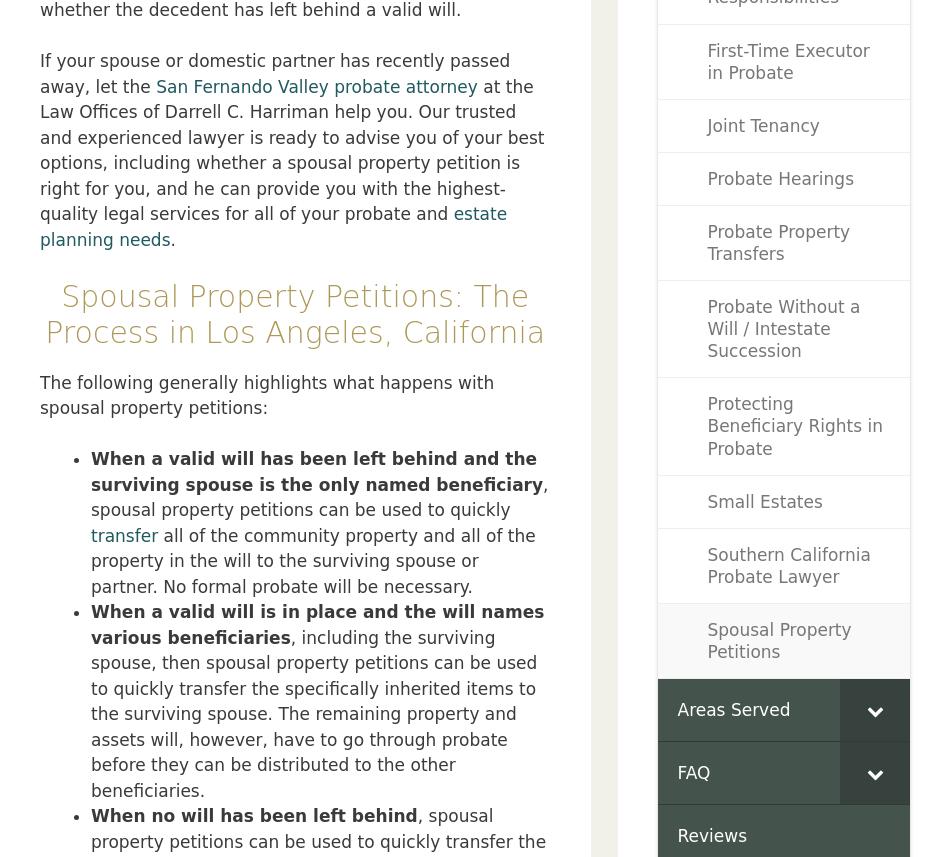 Image resolution: width=950 pixels, height=857 pixels. Describe the element at coordinates (706, 501) in the screenshot. I see `'Small Estates'` at that location.